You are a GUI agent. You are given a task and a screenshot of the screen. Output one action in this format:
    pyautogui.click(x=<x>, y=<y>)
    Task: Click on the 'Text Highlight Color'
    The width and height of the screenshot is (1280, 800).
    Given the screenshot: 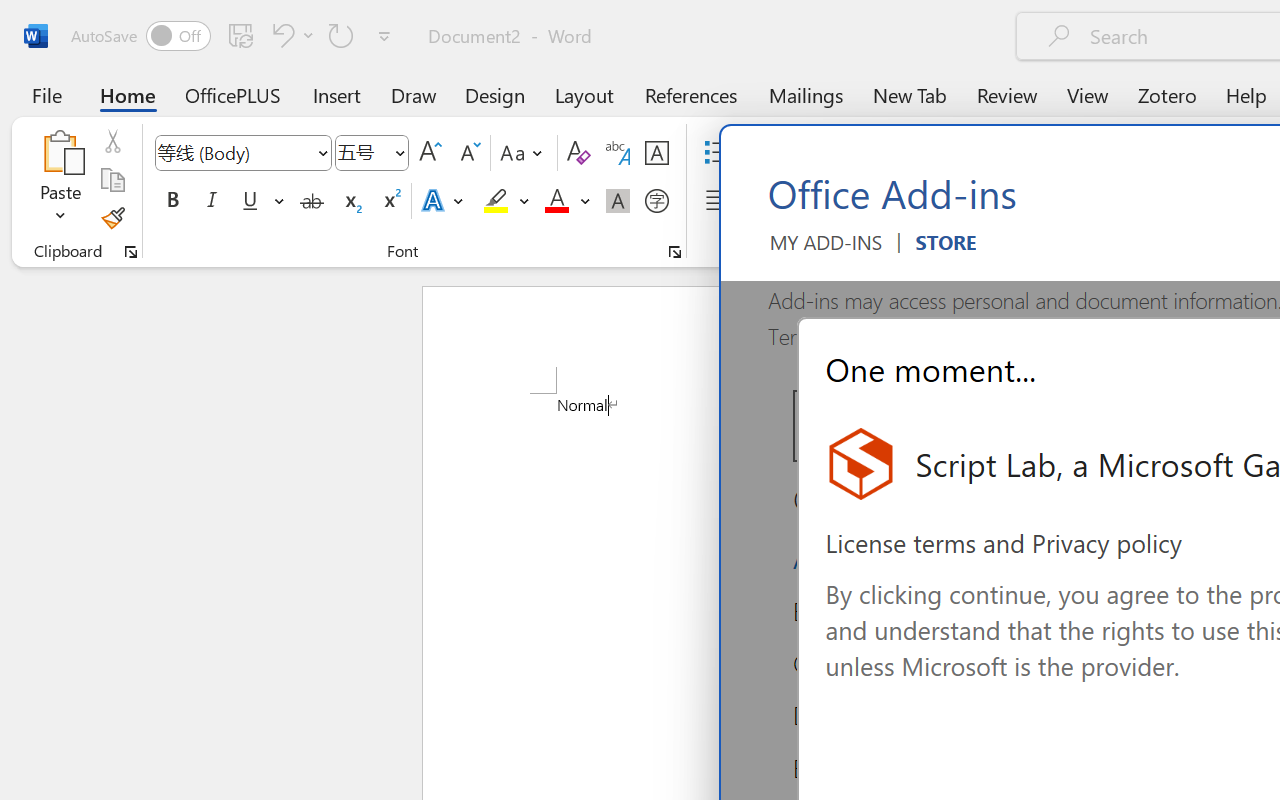 What is the action you would take?
    pyautogui.click(x=506, y=201)
    